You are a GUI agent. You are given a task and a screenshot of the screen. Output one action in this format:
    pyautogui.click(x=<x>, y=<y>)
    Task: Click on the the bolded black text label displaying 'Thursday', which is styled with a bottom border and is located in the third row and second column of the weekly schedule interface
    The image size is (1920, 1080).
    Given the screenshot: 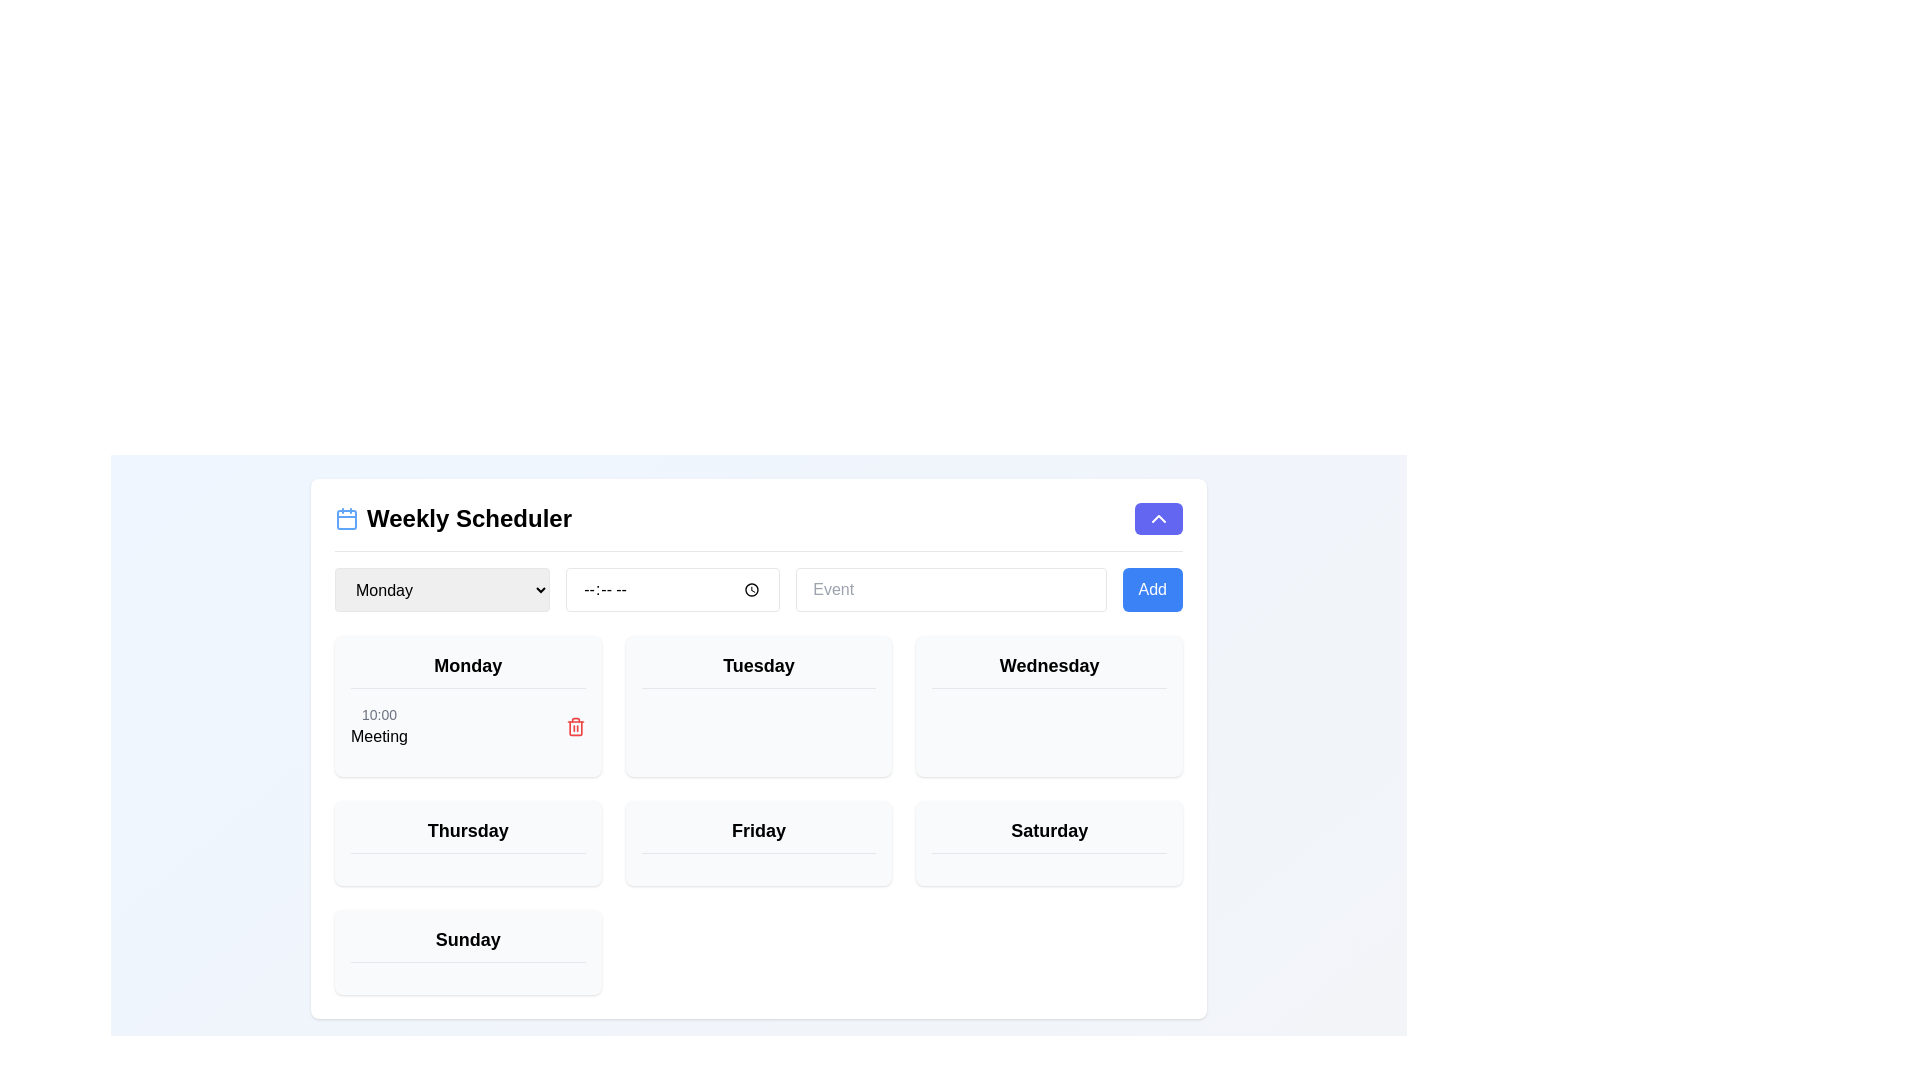 What is the action you would take?
    pyautogui.click(x=467, y=835)
    